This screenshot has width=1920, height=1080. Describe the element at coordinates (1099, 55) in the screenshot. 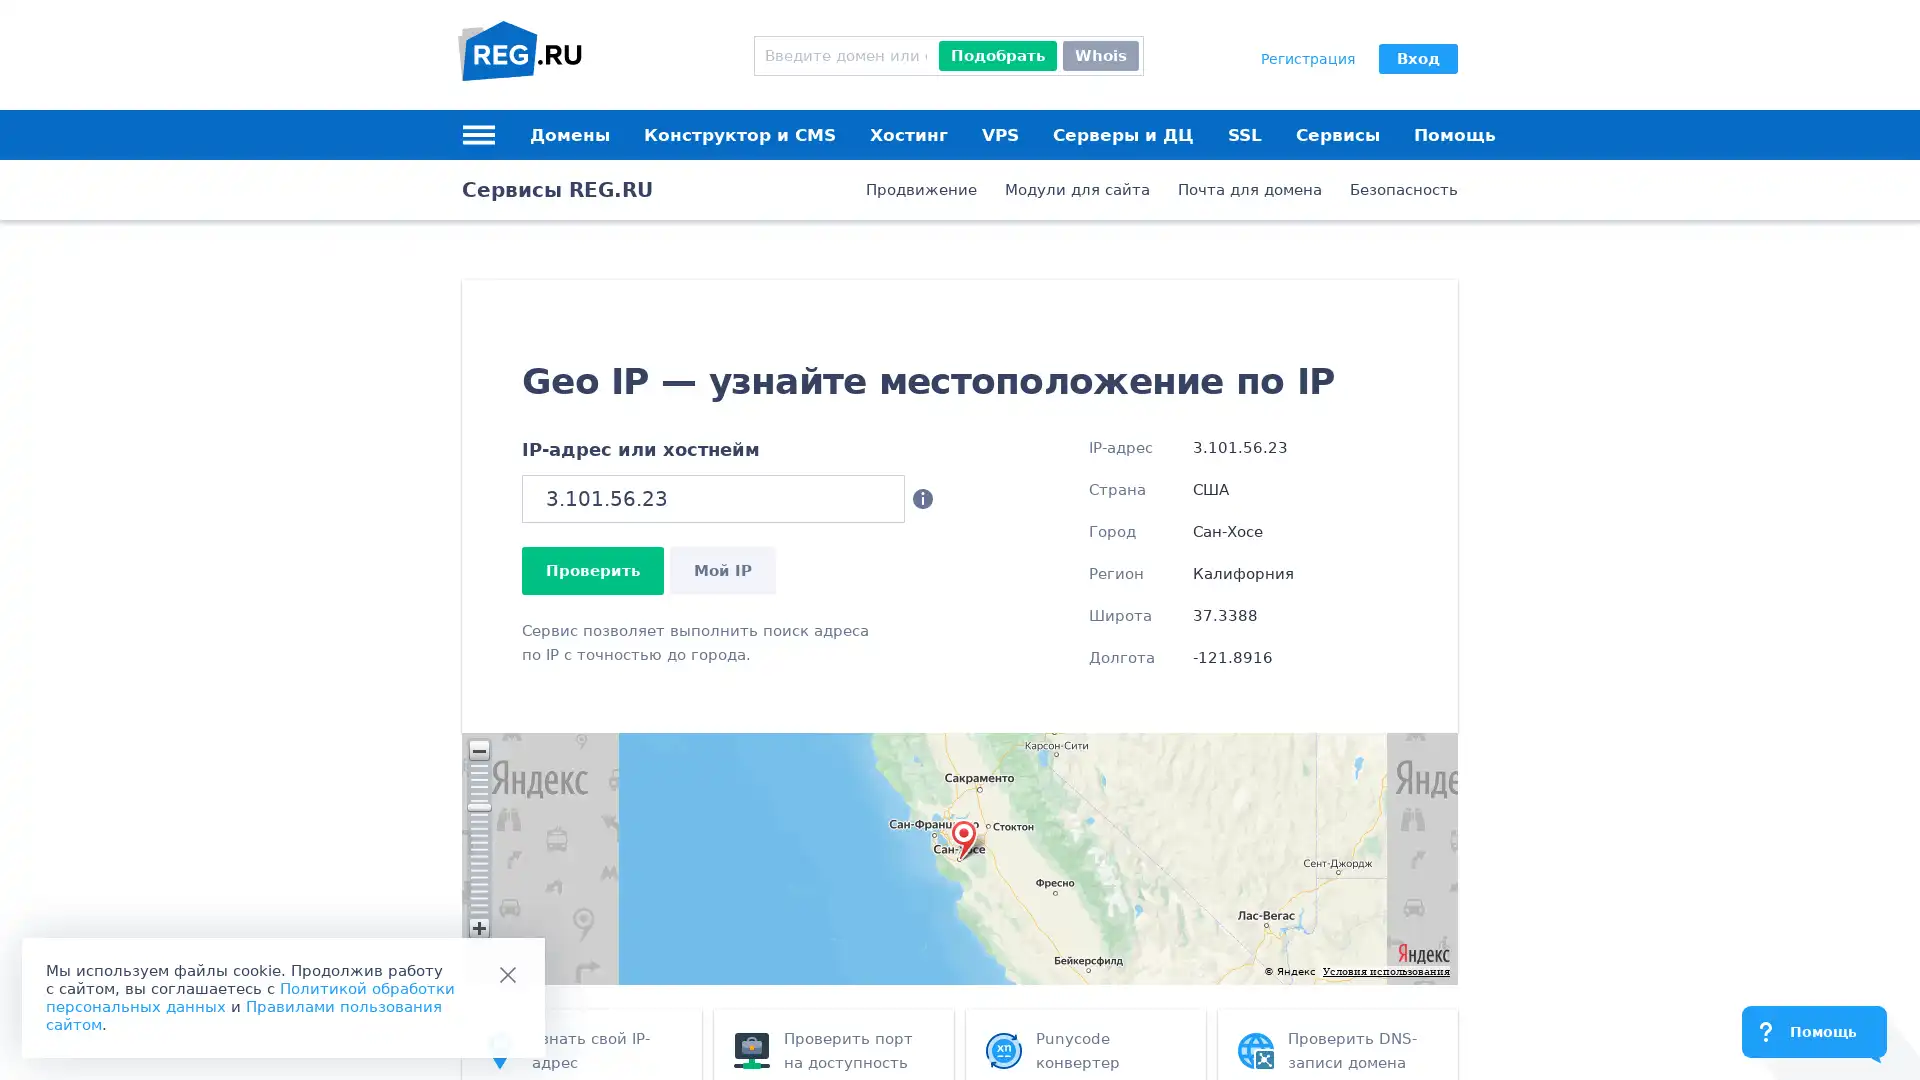

I see `Whois` at that location.